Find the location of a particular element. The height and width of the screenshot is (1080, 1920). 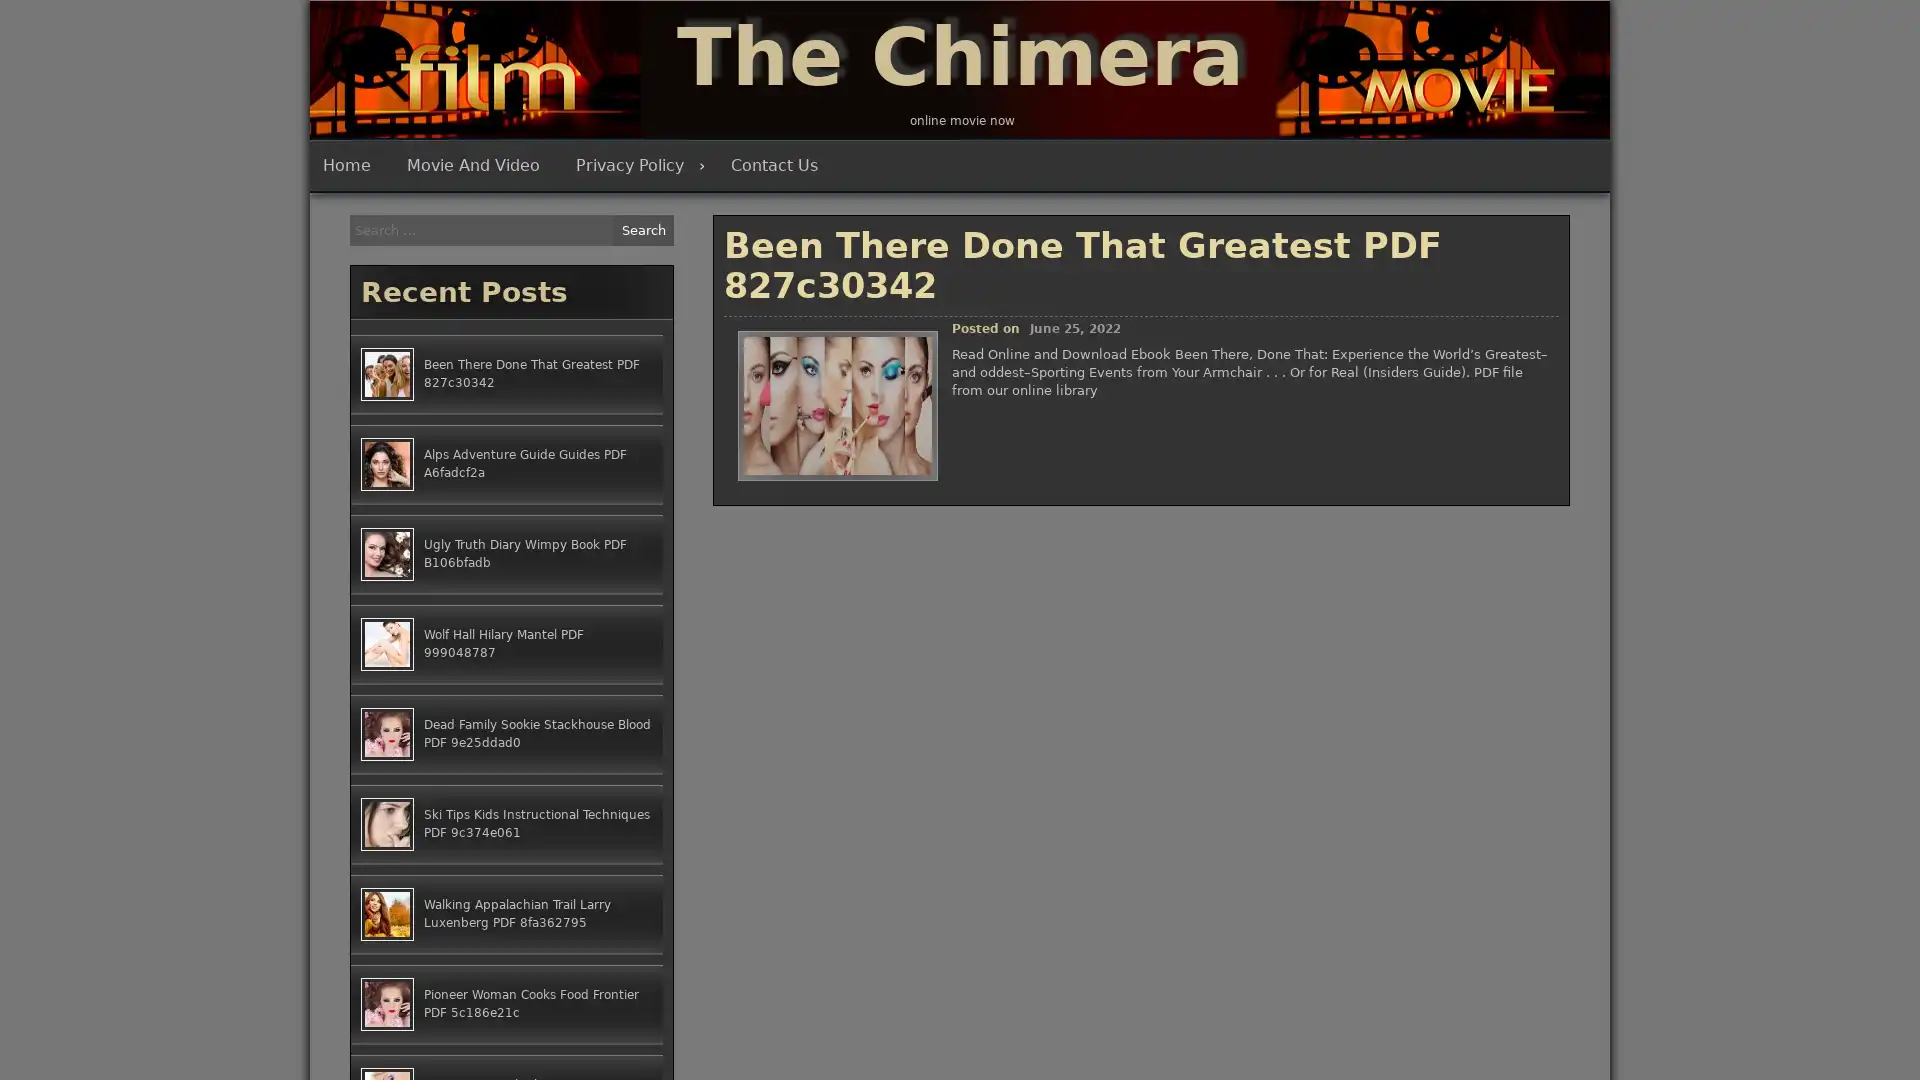

Search is located at coordinates (643, 229).